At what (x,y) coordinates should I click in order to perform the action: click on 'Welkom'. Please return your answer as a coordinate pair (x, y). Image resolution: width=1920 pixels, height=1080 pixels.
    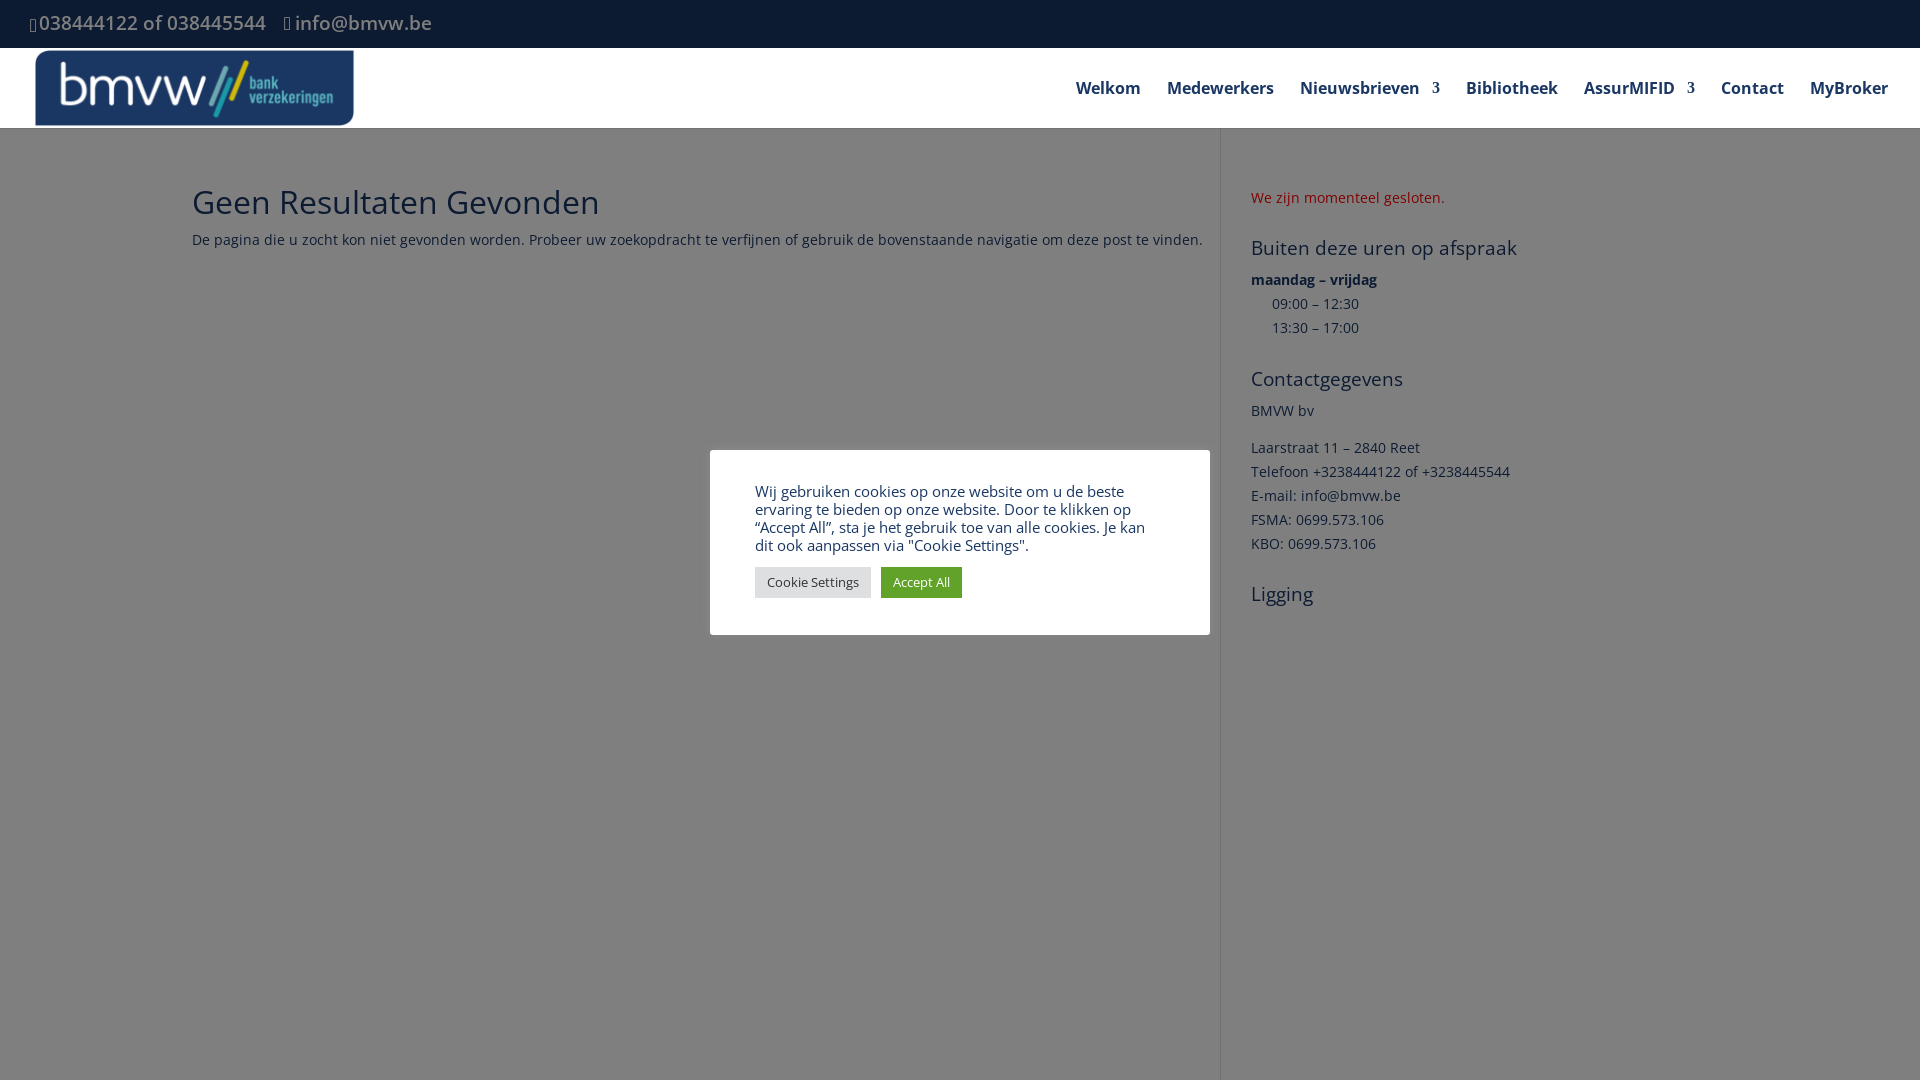
    Looking at the image, I should click on (1107, 103).